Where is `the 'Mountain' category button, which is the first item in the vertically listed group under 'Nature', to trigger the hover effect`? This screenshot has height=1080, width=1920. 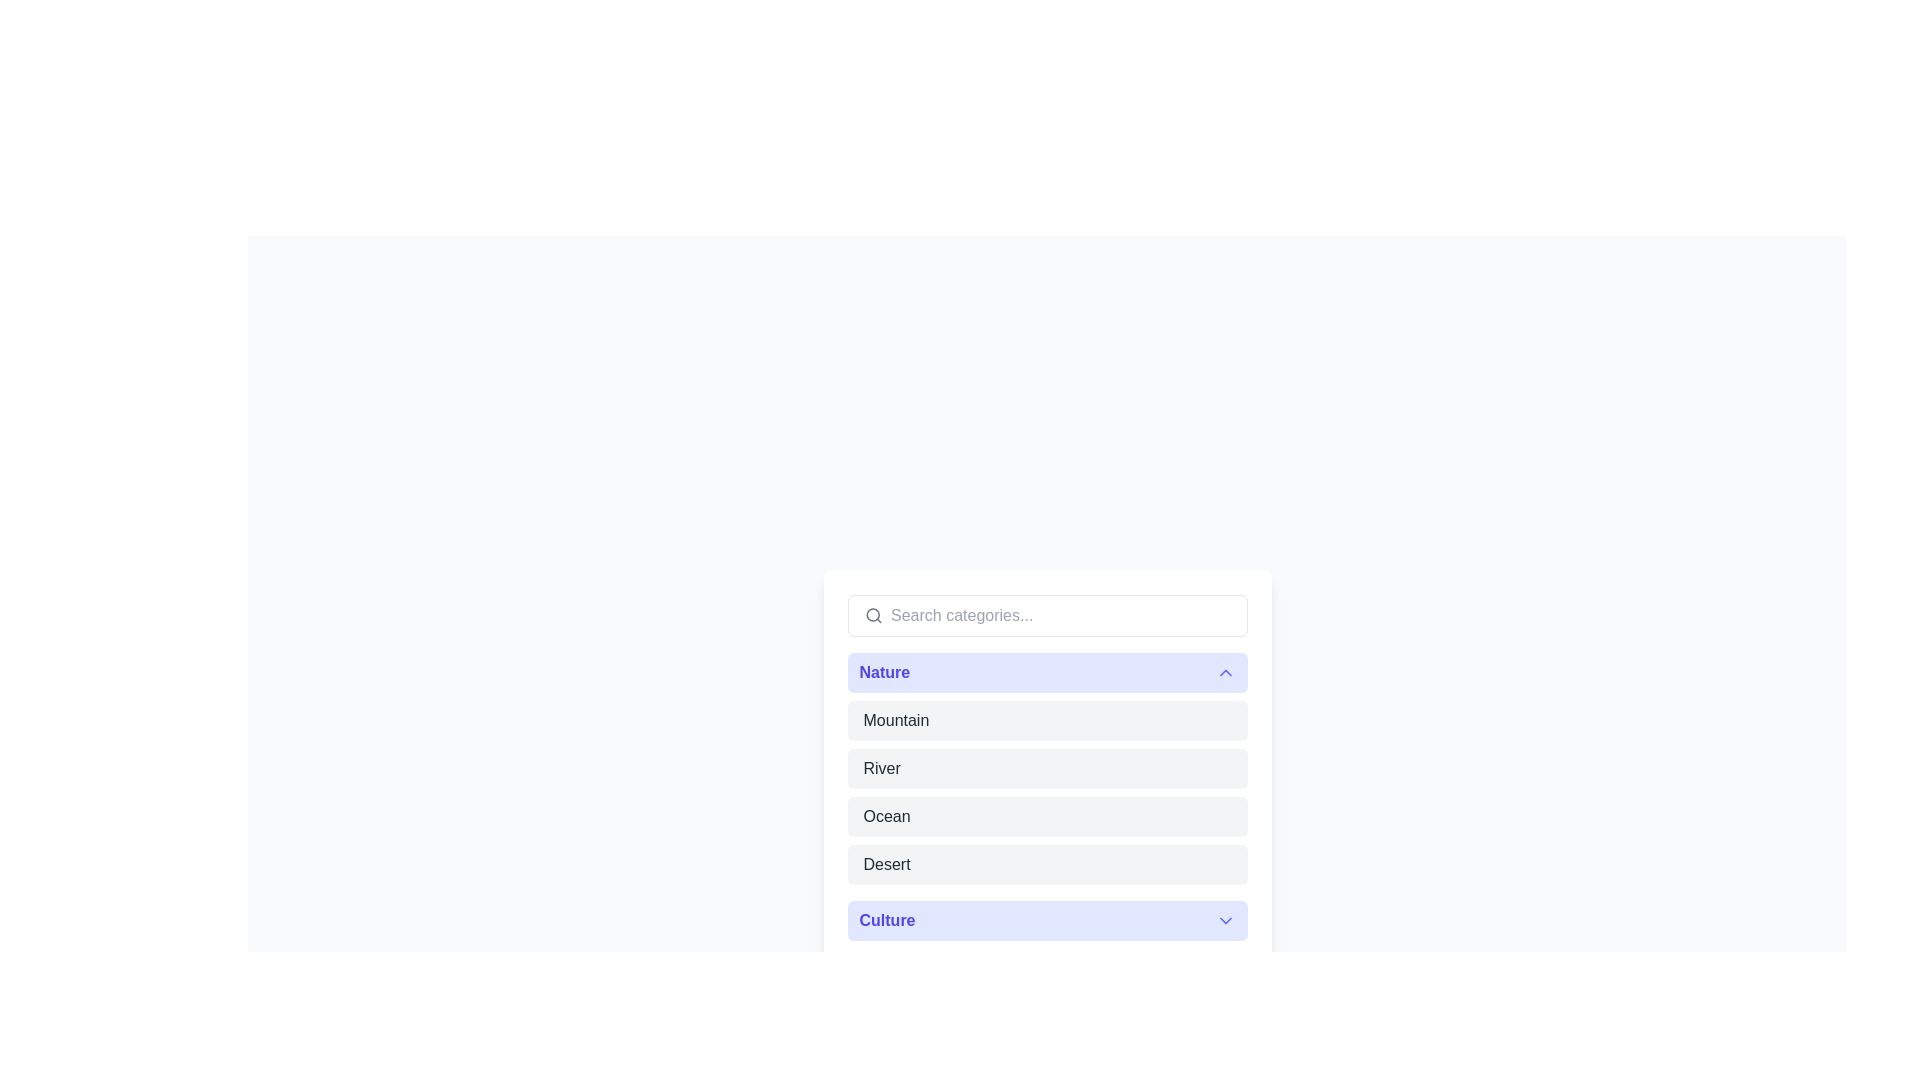
the 'Mountain' category button, which is the first item in the vertically listed group under 'Nature', to trigger the hover effect is located at coordinates (1046, 721).